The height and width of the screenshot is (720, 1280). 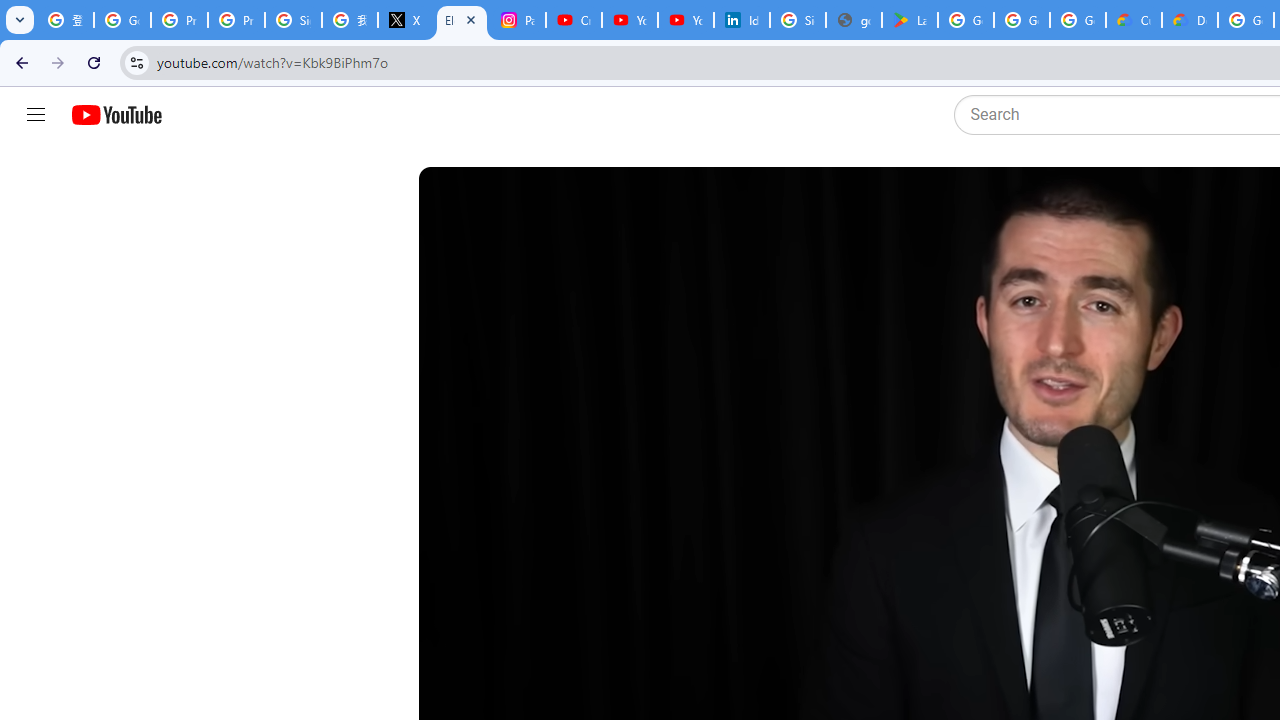 What do you see at coordinates (909, 20) in the screenshot?
I see `'Last Shelter: Survival - Apps on Google Play'` at bounding box center [909, 20].